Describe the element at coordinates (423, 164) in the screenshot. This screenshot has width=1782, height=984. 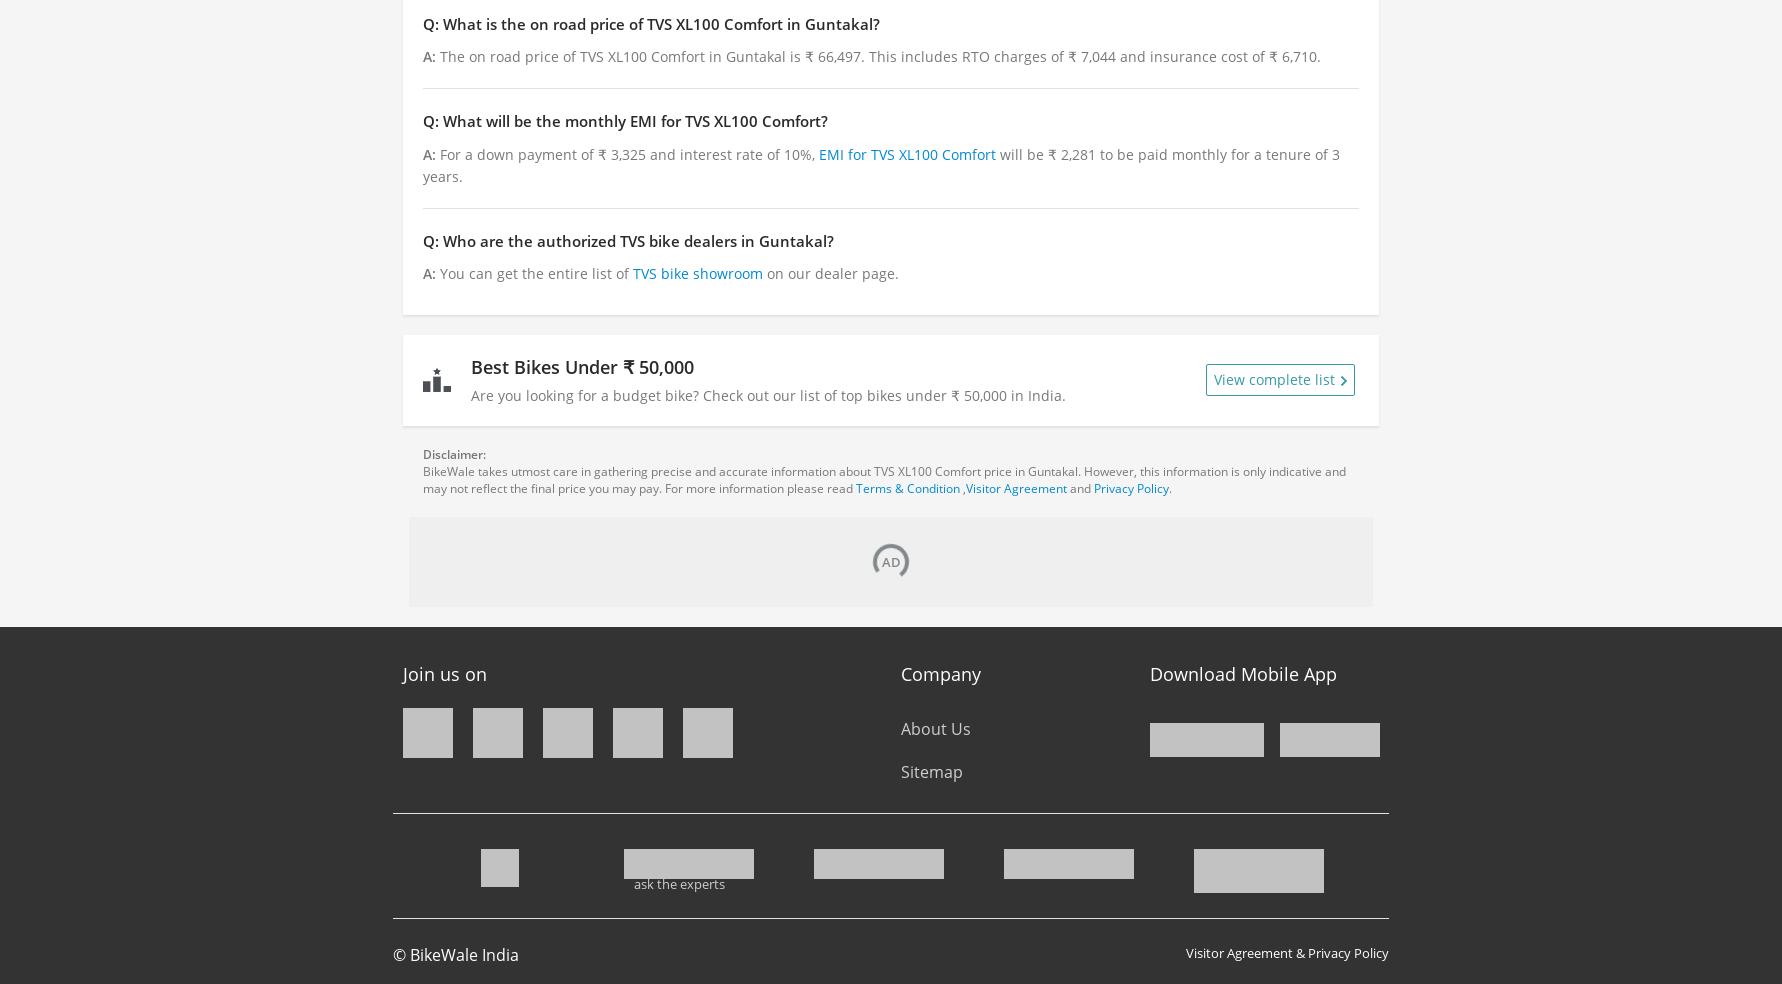
I see `'will be ₹ 2,281 to be paid monthly for a tenure of 3 years.'` at that location.